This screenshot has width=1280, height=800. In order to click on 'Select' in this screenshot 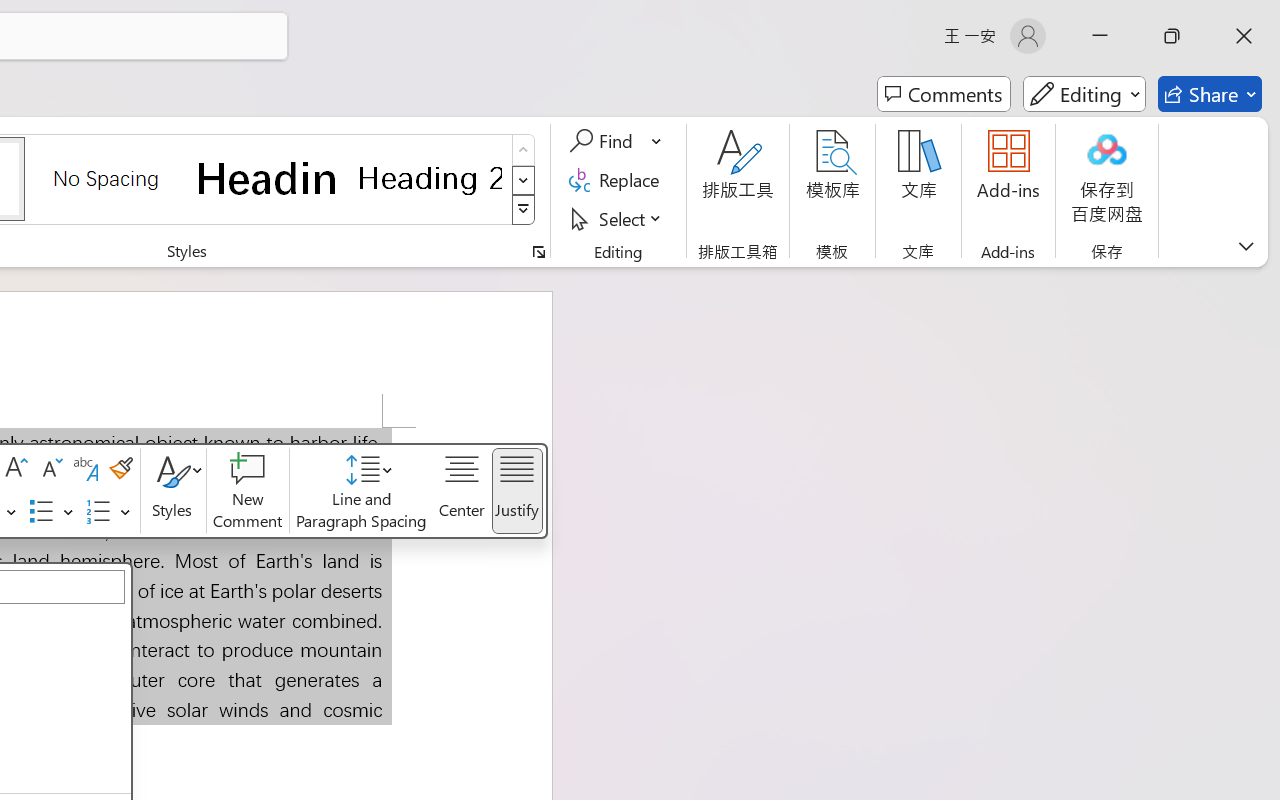, I will do `click(617, 218)`.